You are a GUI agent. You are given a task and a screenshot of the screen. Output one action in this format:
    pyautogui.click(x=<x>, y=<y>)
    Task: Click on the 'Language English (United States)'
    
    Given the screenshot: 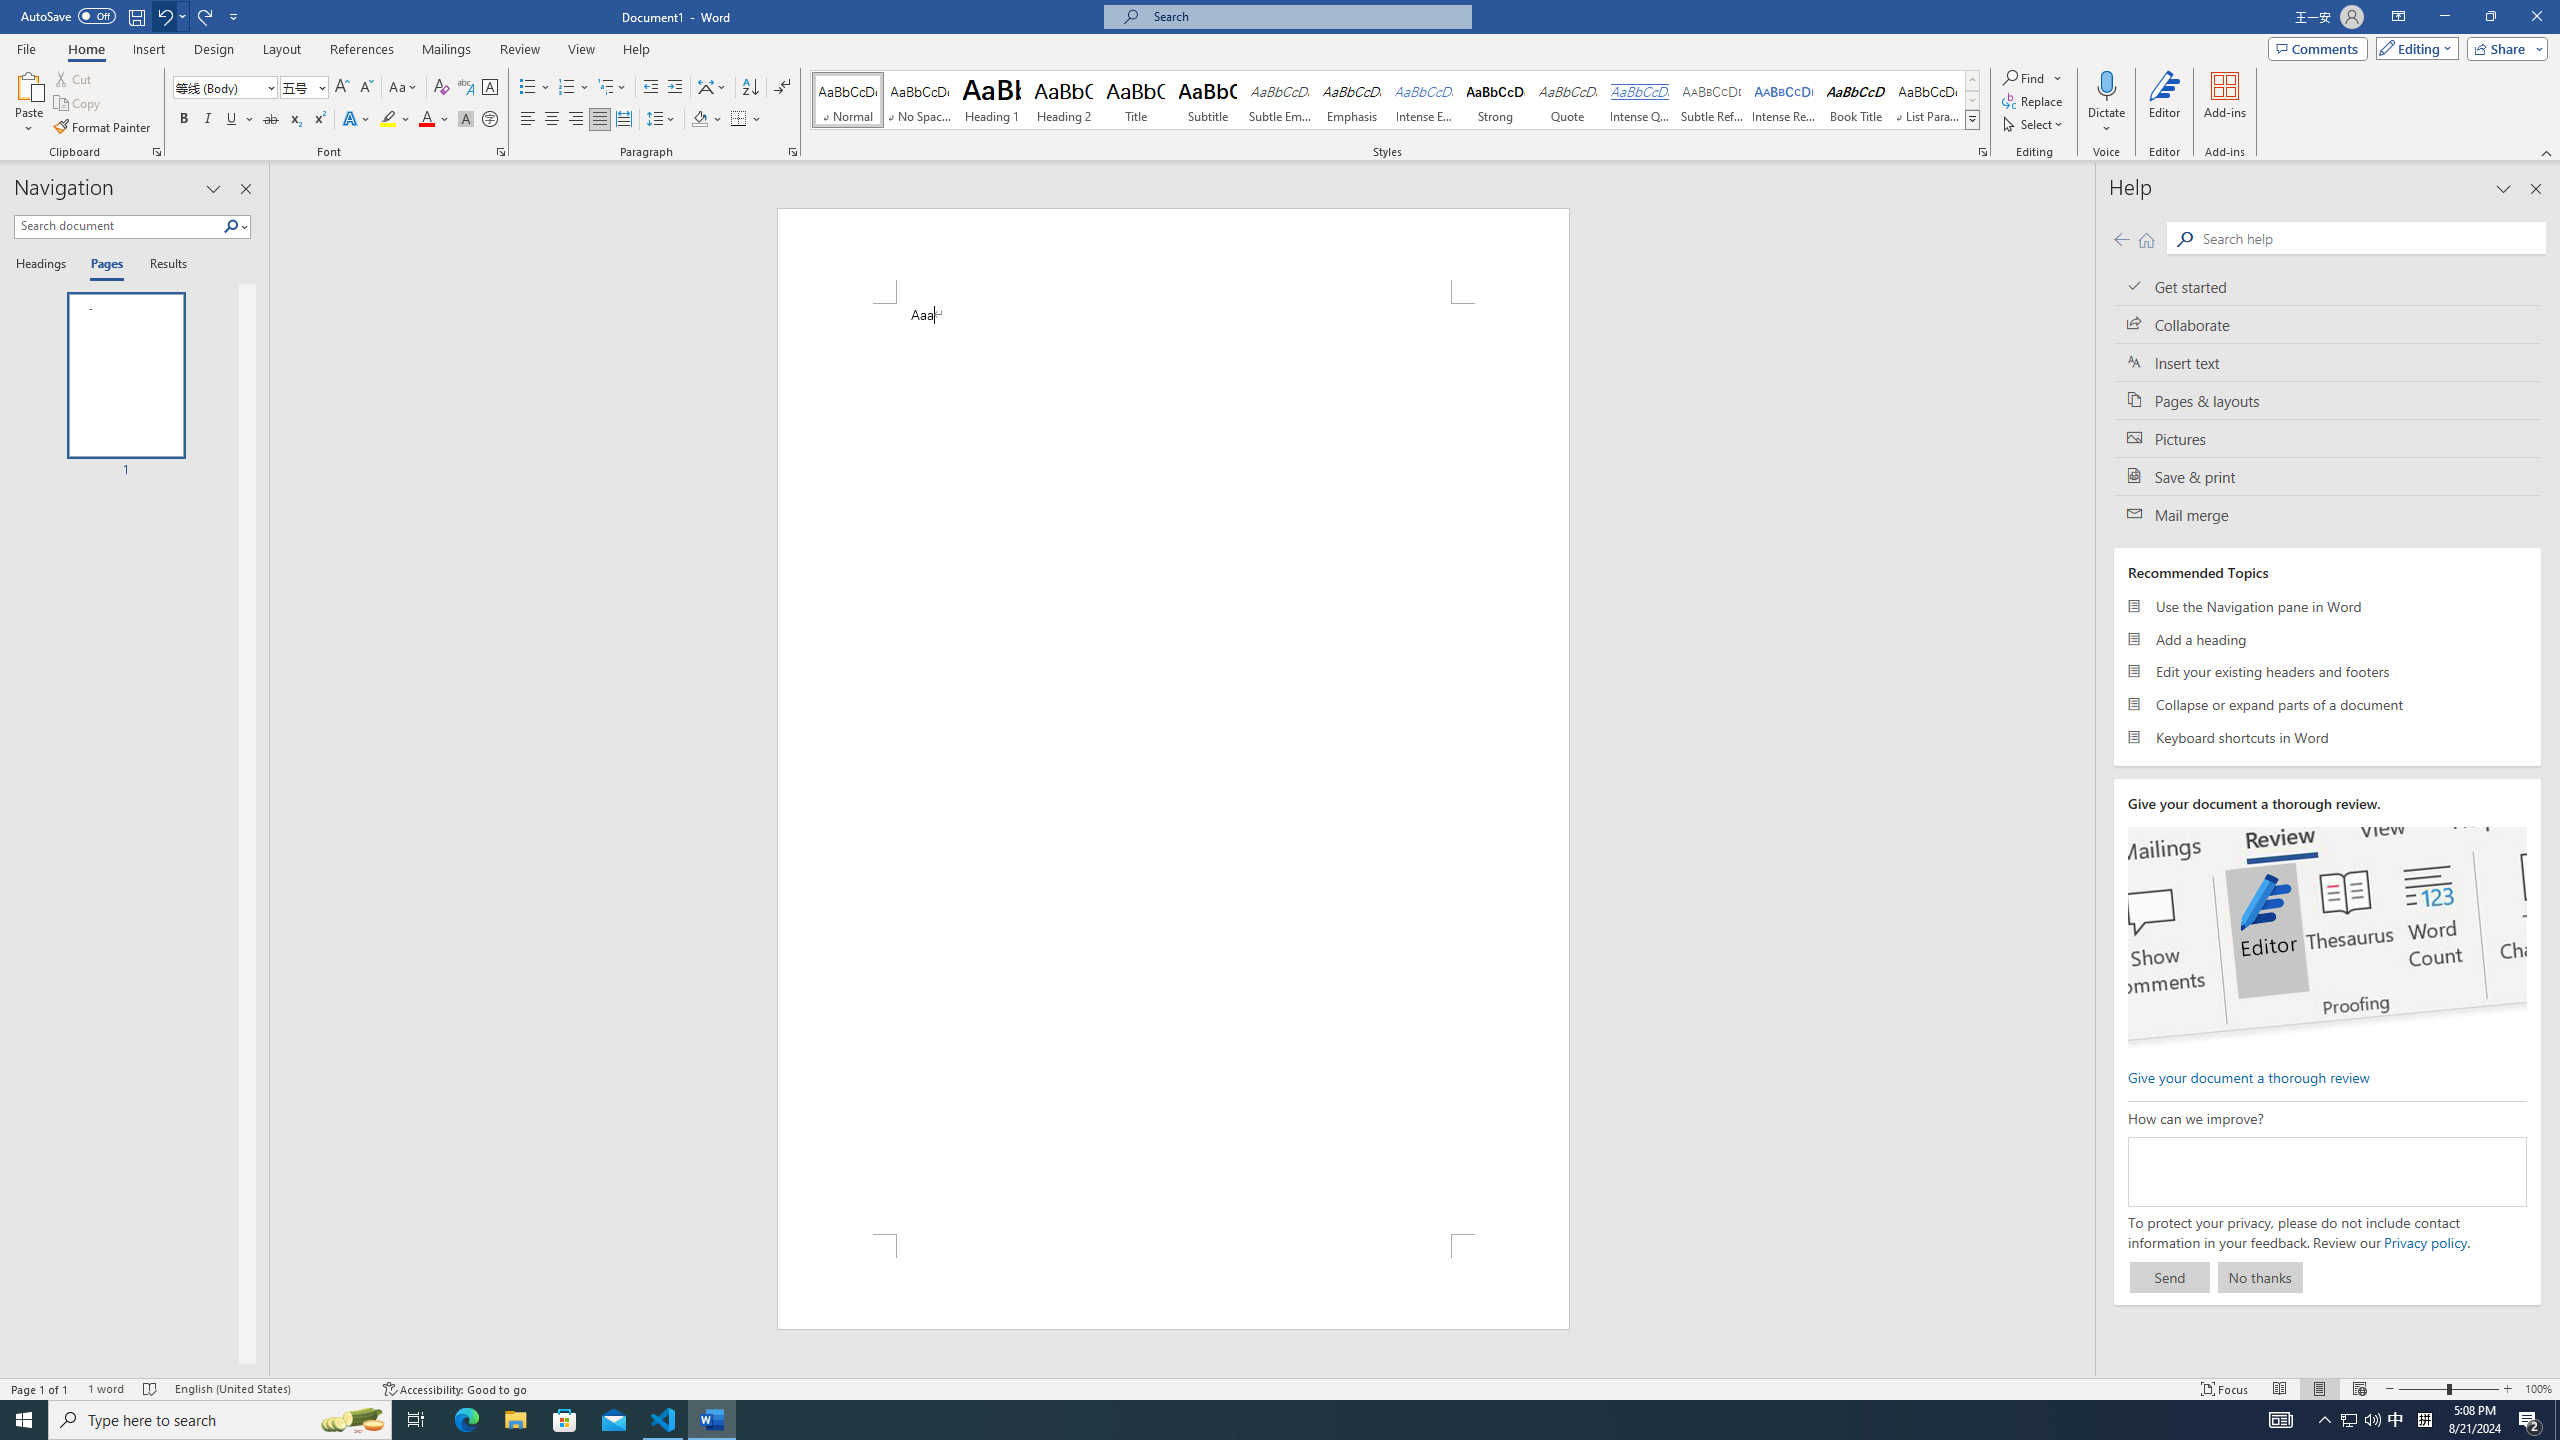 What is the action you would take?
    pyautogui.click(x=268, y=1389)
    